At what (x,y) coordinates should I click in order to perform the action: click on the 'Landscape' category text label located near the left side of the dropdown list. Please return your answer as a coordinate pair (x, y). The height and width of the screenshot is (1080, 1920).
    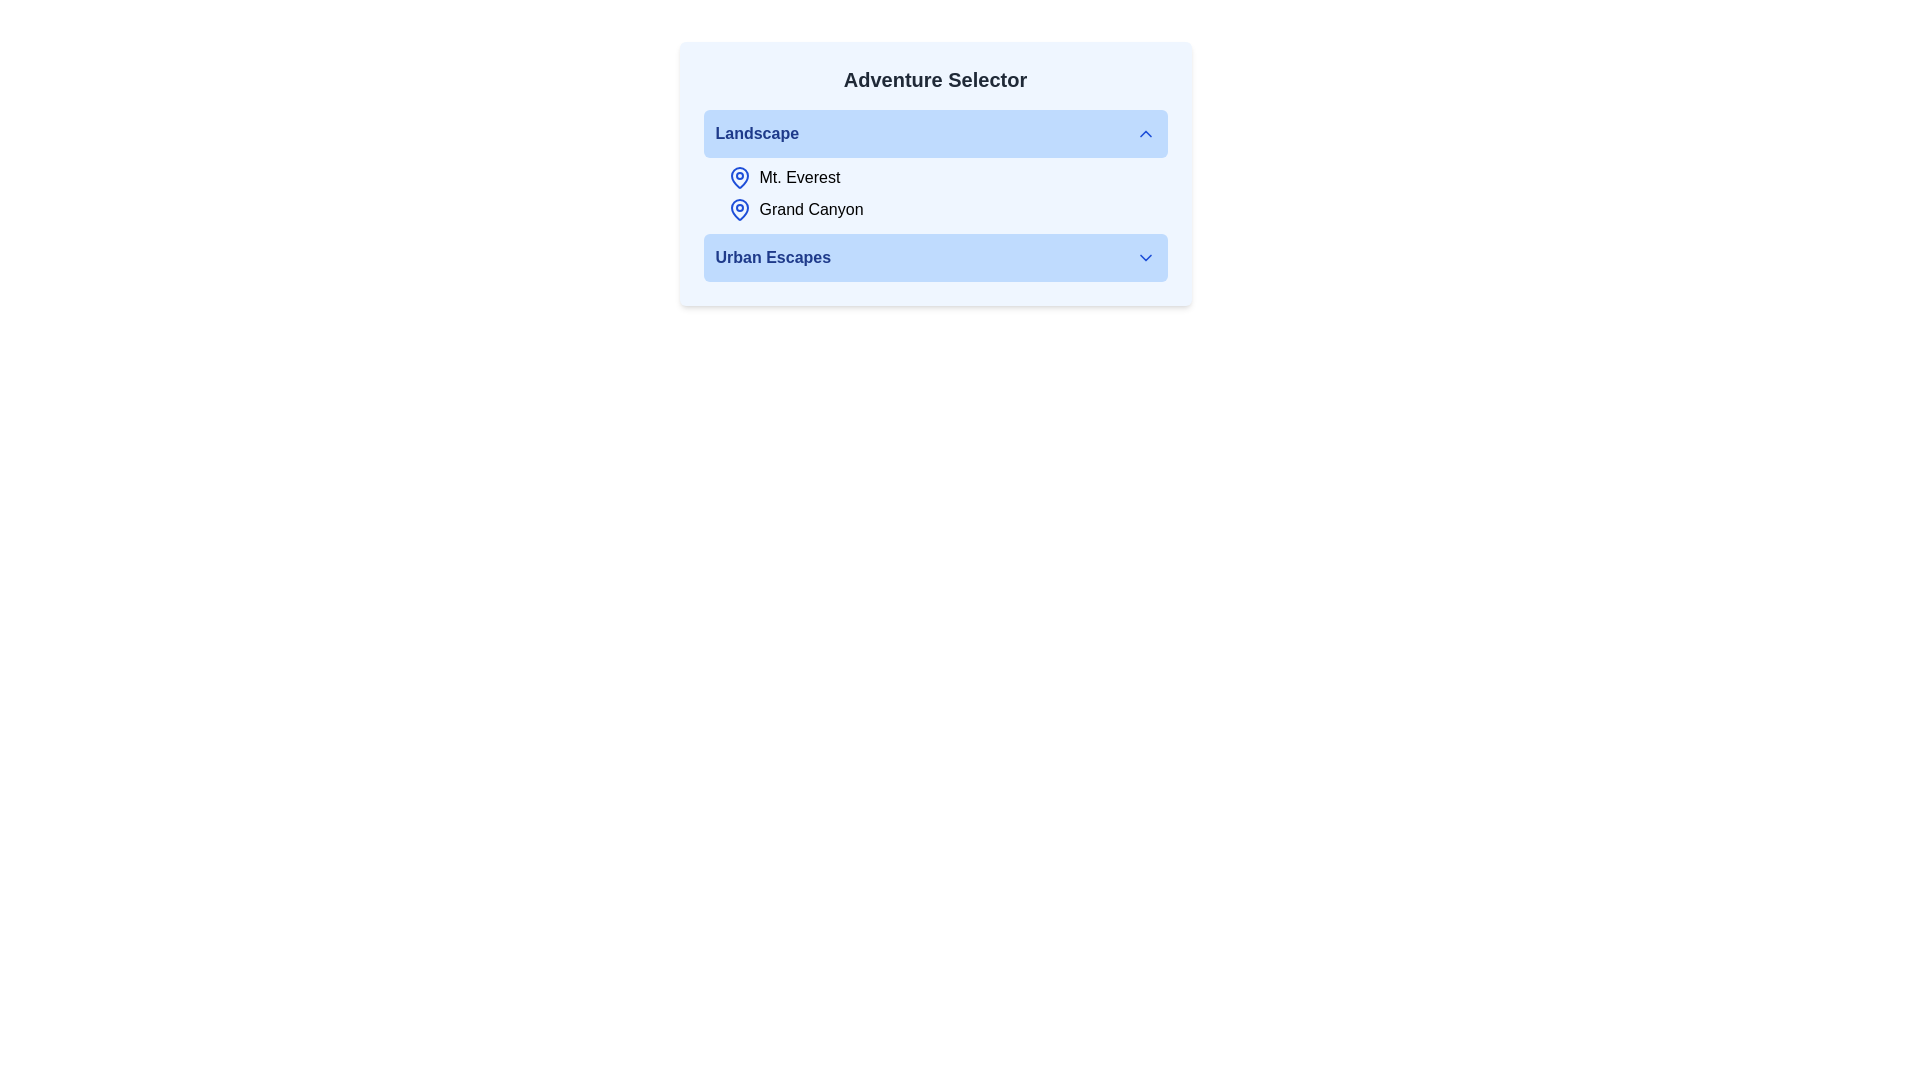
    Looking at the image, I should click on (756, 134).